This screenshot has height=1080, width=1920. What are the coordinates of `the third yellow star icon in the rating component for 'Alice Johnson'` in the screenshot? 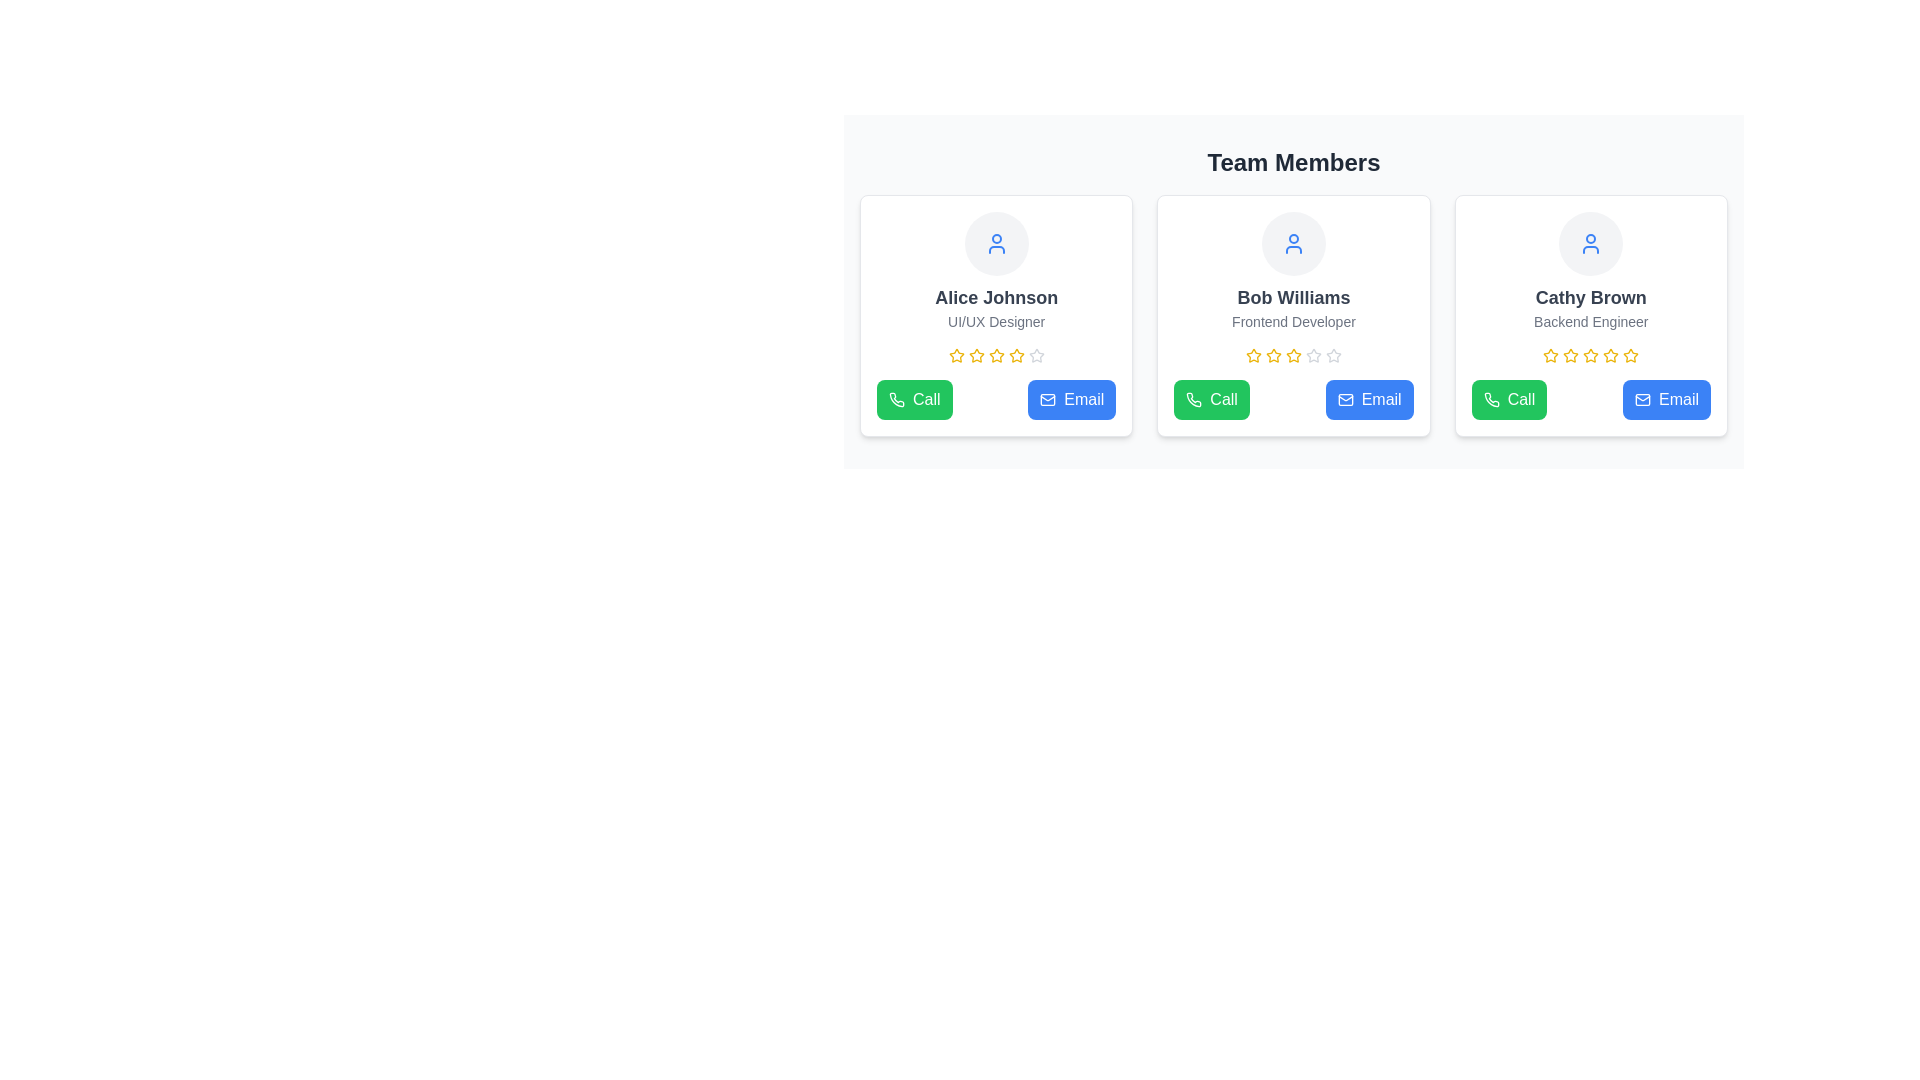 It's located at (976, 354).